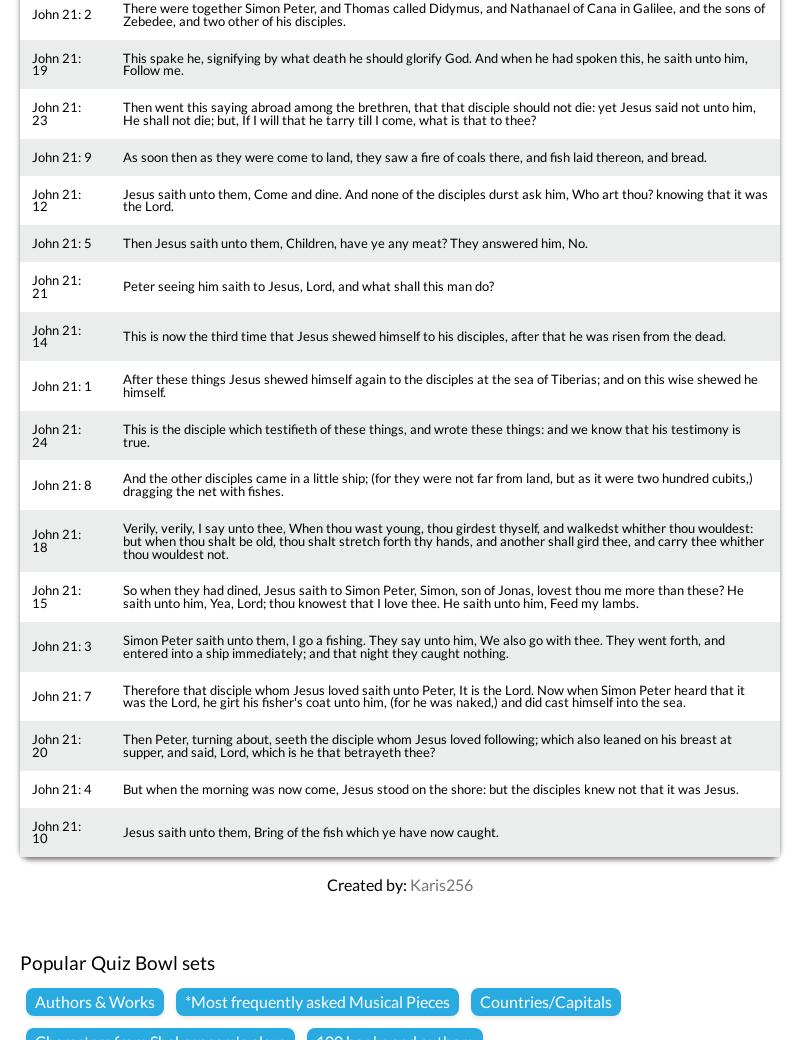 The image size is (800, 1040). Describe the element at coordinates (55, 595) in the screenshot. I see `'John 21: 15'` at that location.